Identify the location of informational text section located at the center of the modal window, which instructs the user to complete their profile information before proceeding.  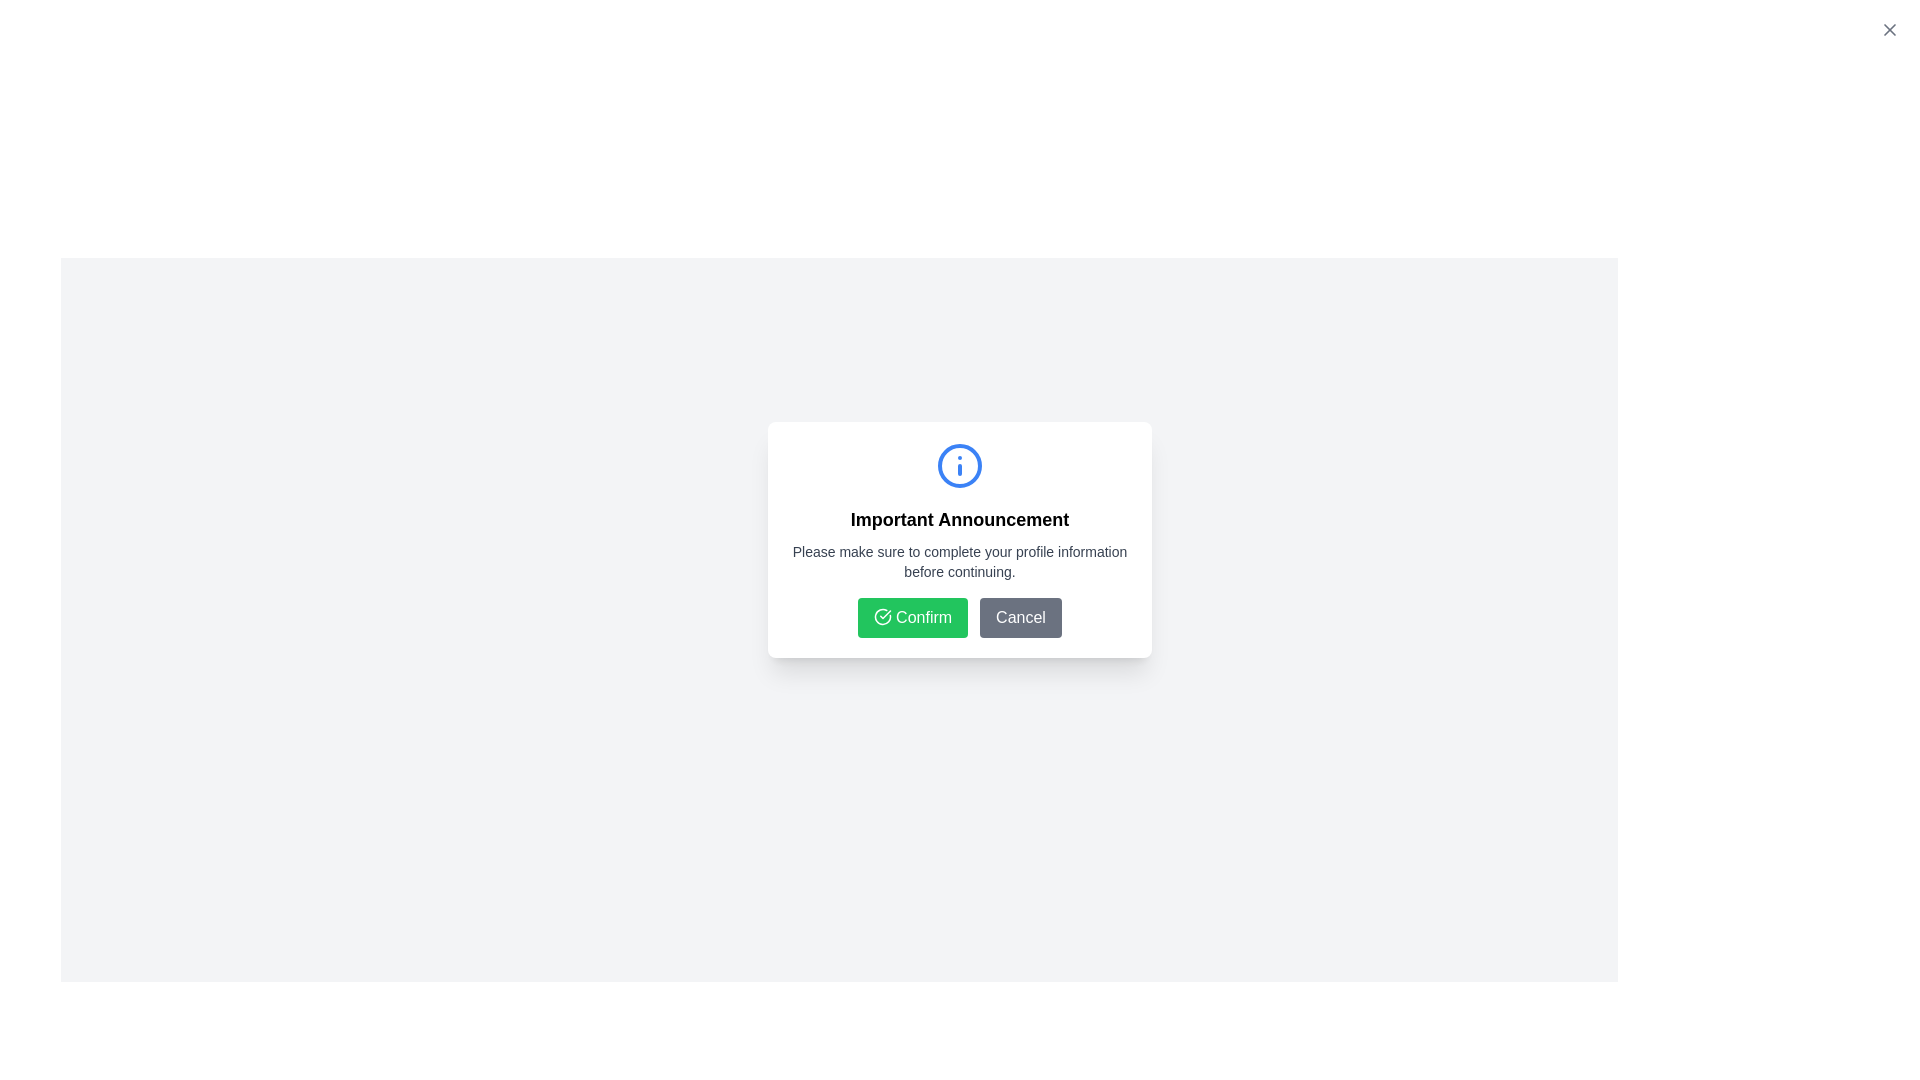
(960, 511).